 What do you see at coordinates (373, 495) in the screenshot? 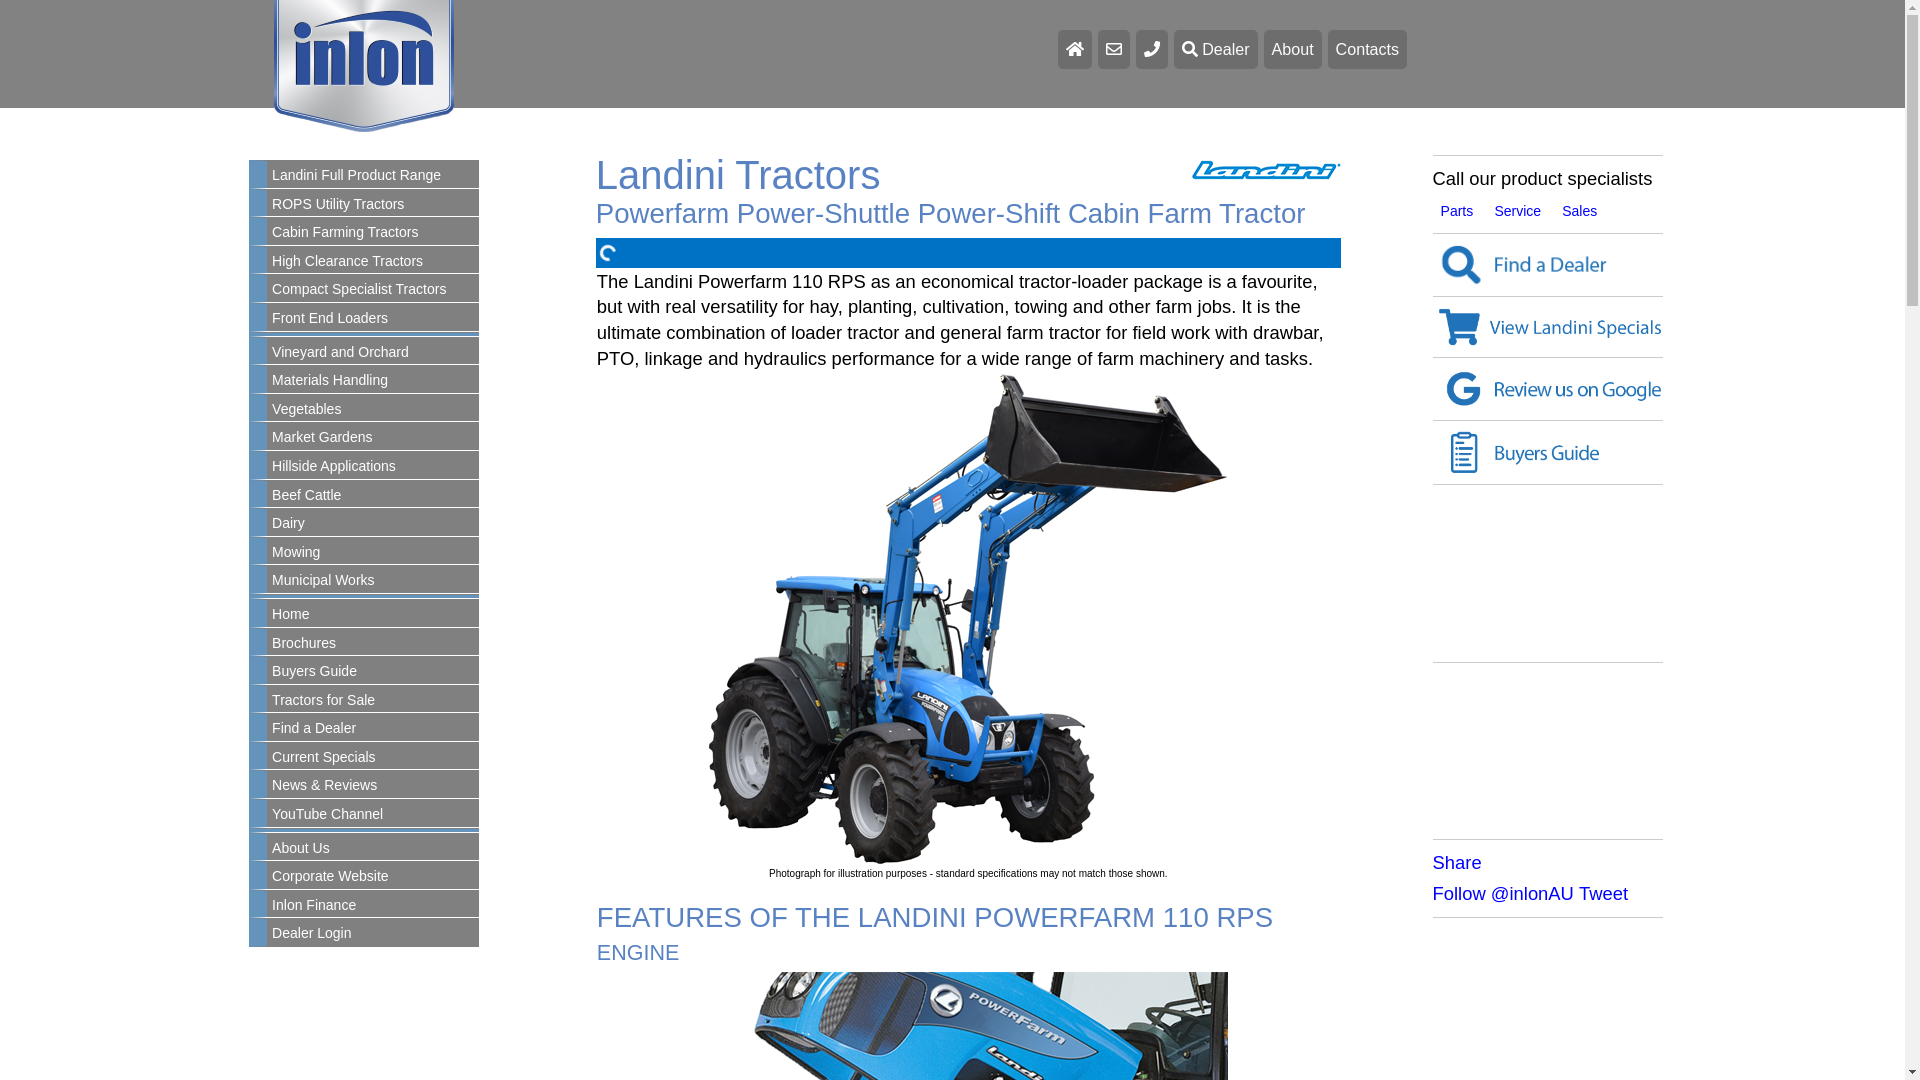
I see `'Beef Cattle'` at bounding box center [373, 495].